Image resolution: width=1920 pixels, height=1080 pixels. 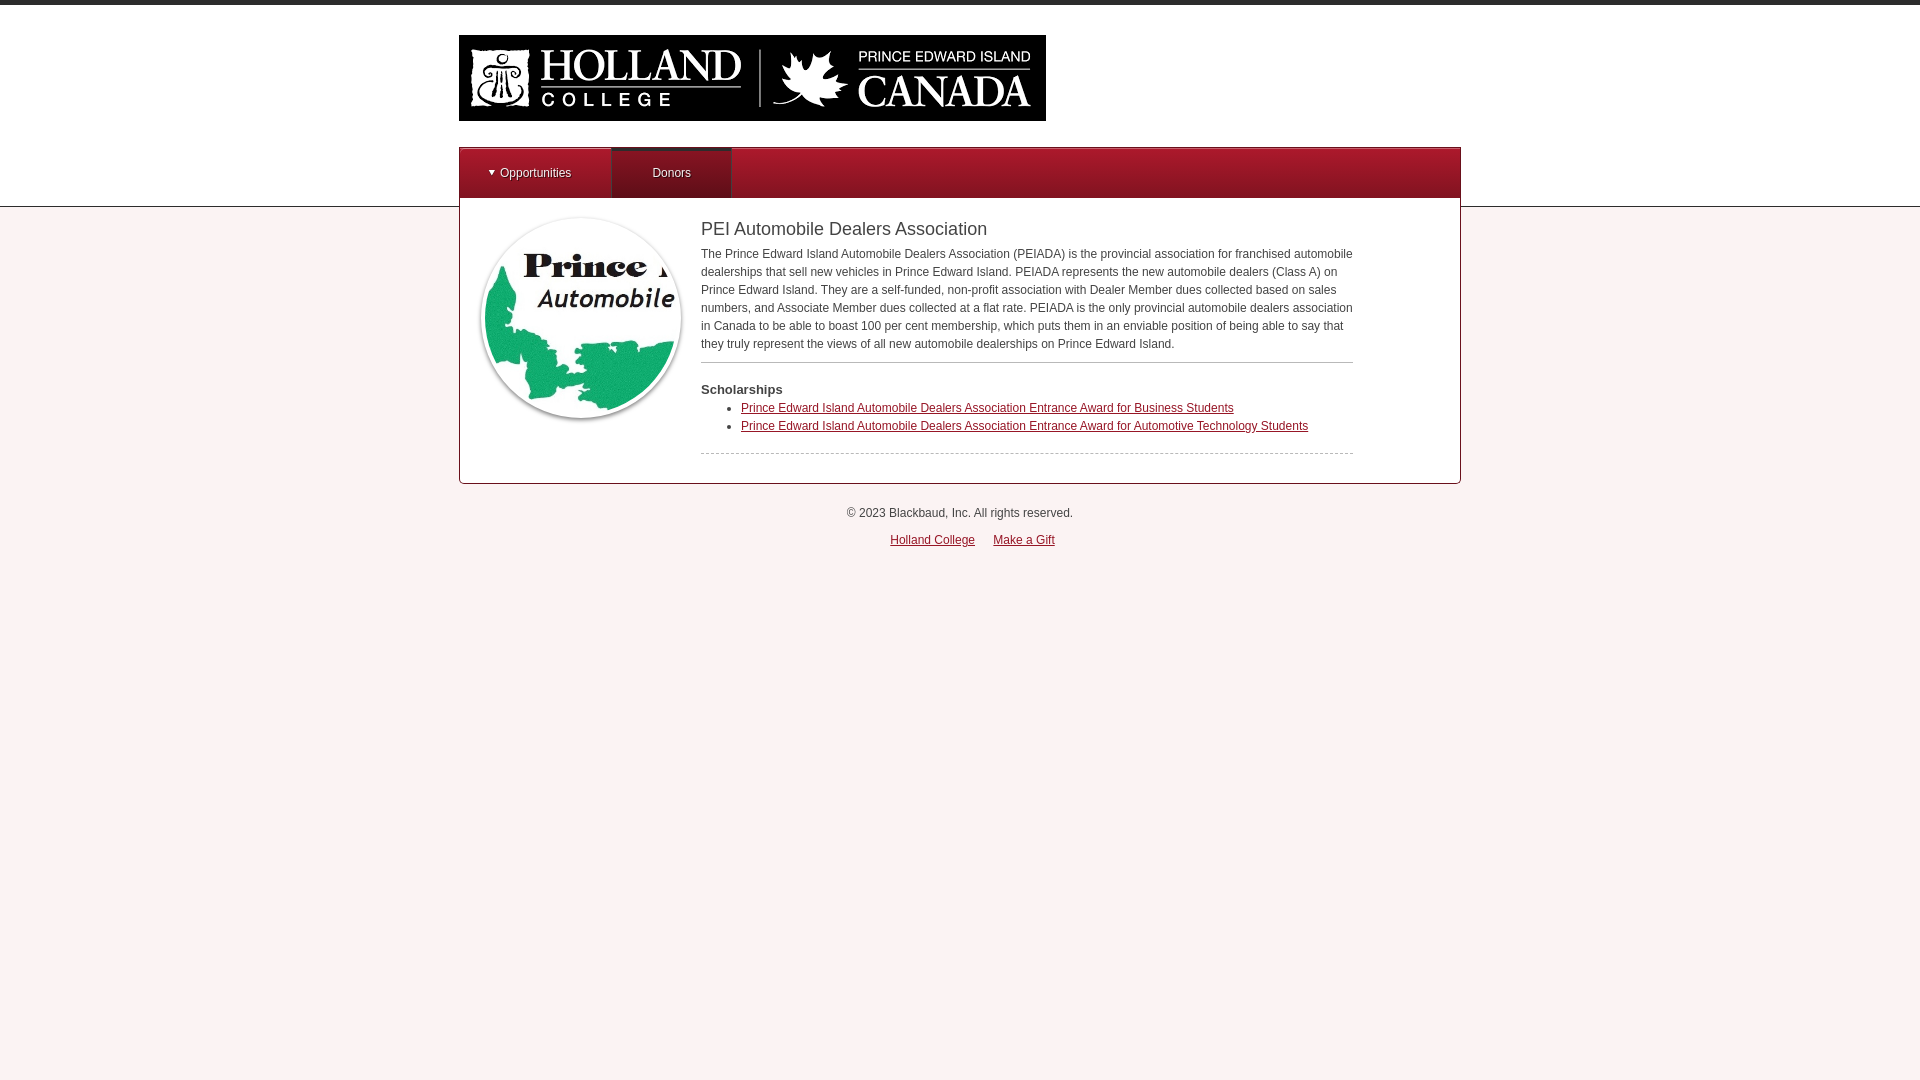 What do you see at coordinates (535, 172) in the screenshot?
I see `'Opportunities'` at bounding box center [535, 172].